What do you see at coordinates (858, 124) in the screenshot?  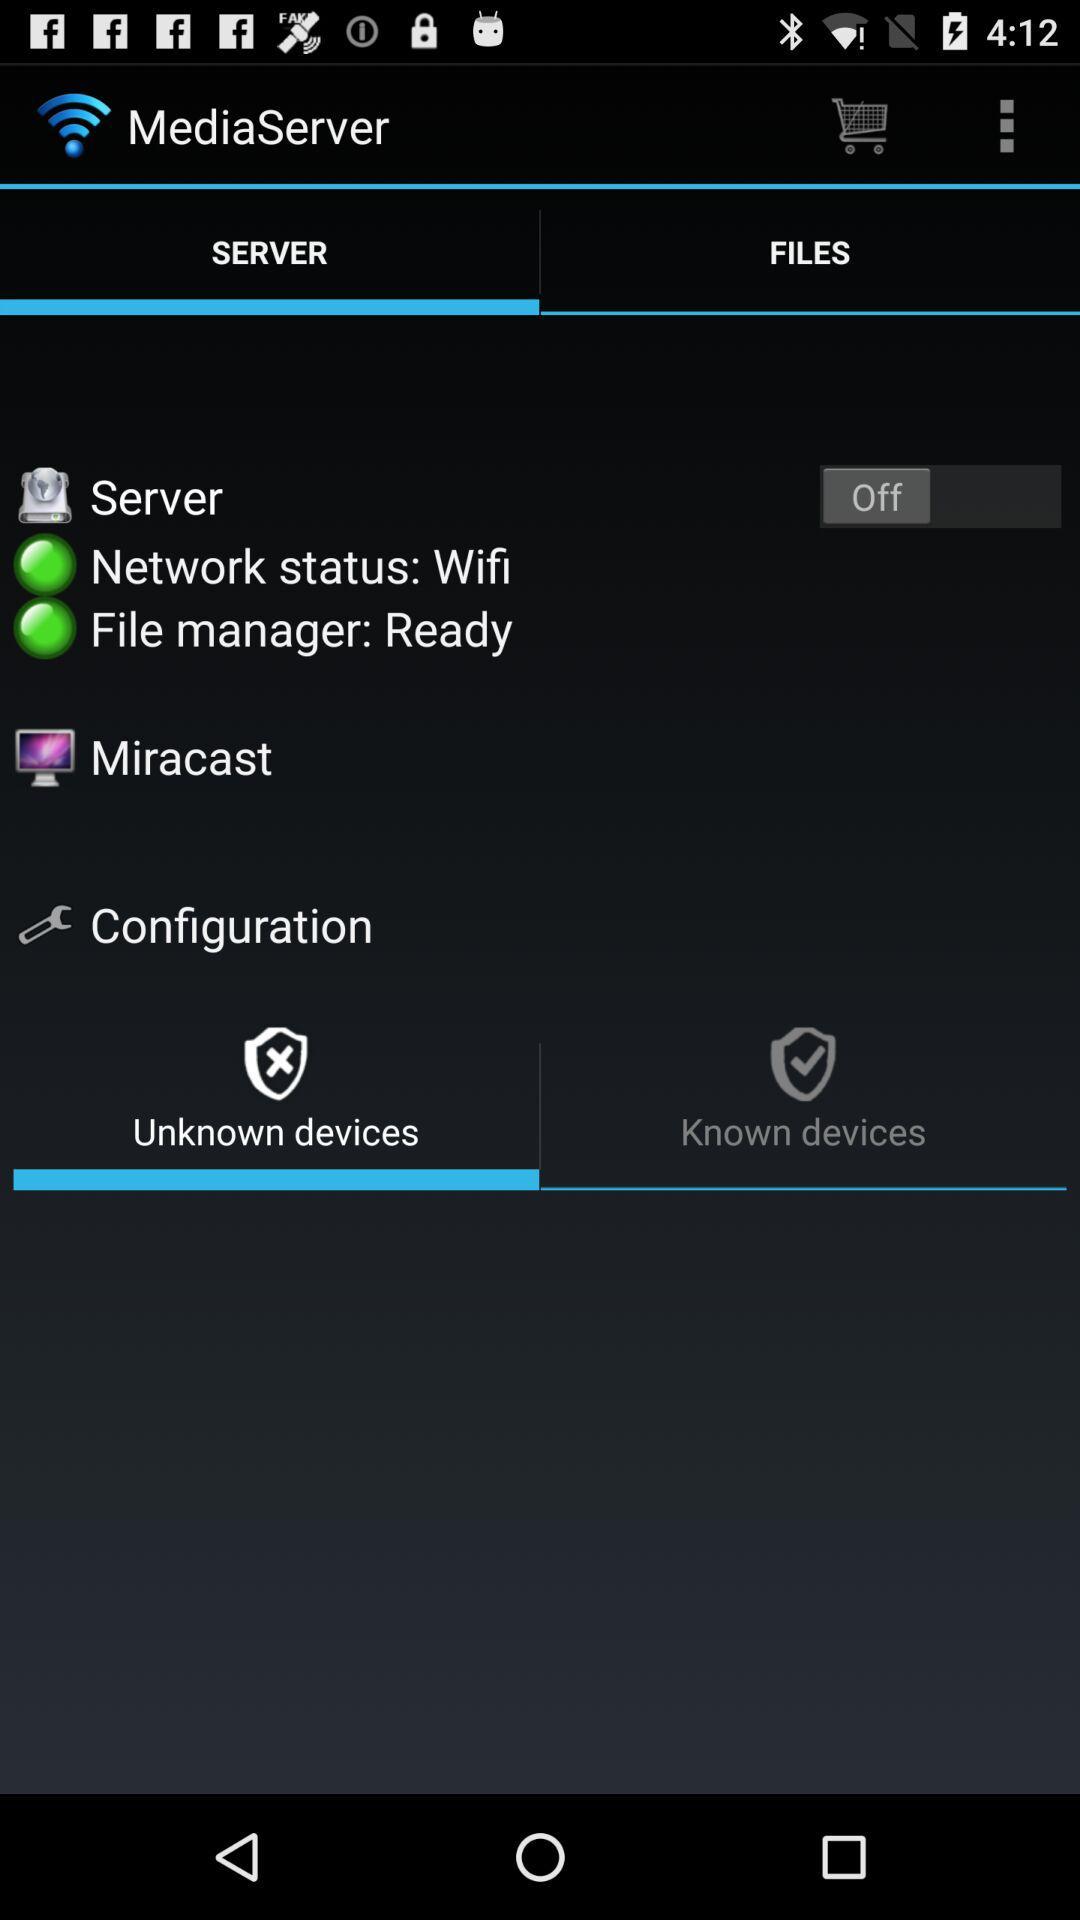 I see `the item next to mediaserver app` at bounding box center [858, 124].